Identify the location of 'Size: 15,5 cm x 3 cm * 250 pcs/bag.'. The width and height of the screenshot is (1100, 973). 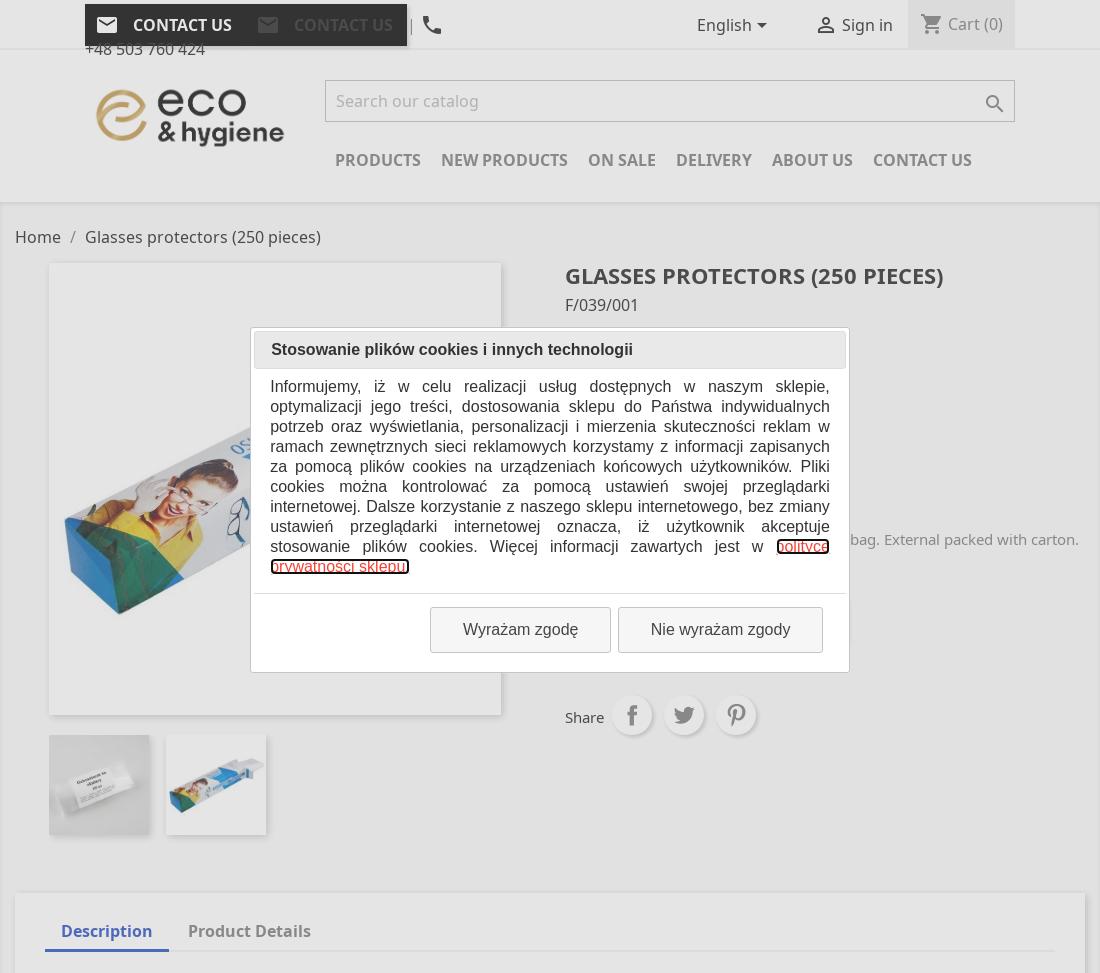
(687, 497).